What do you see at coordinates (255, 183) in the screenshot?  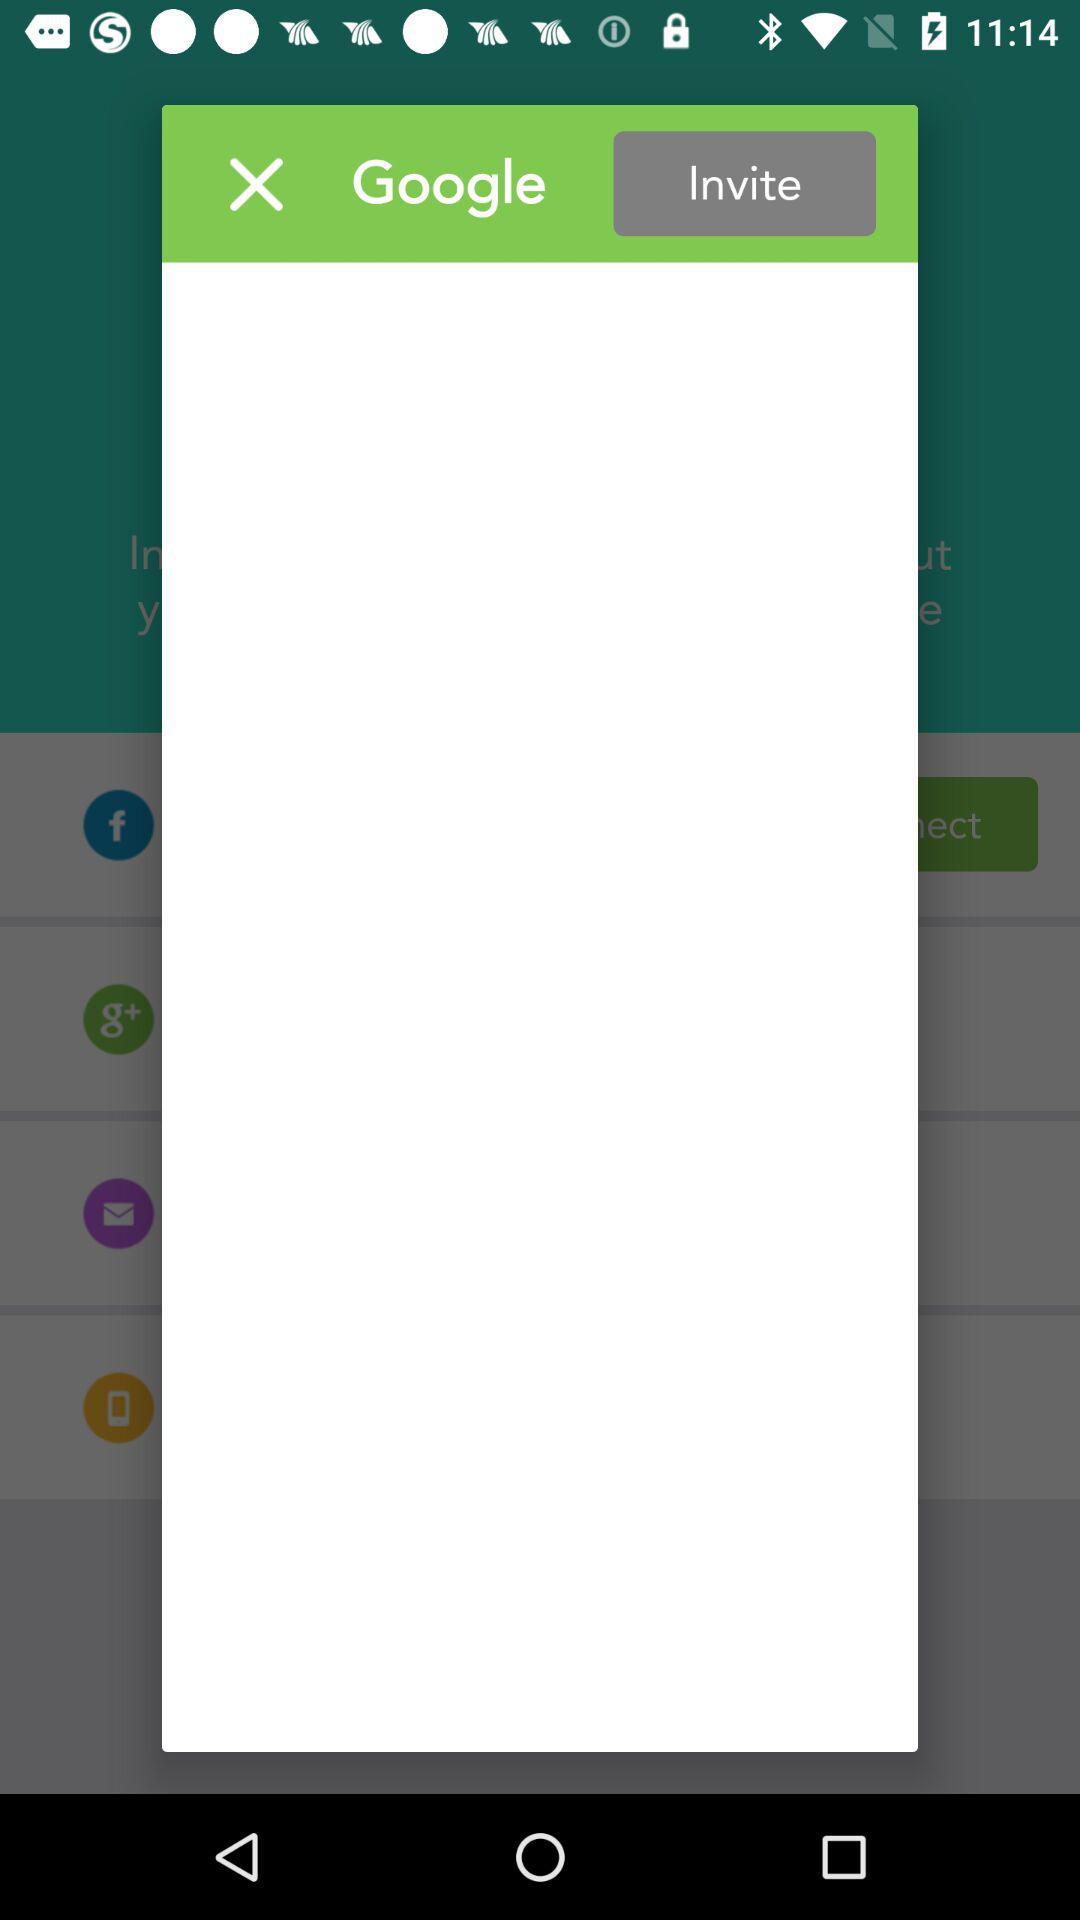 I see `screen` at bounding box center [255, 183].